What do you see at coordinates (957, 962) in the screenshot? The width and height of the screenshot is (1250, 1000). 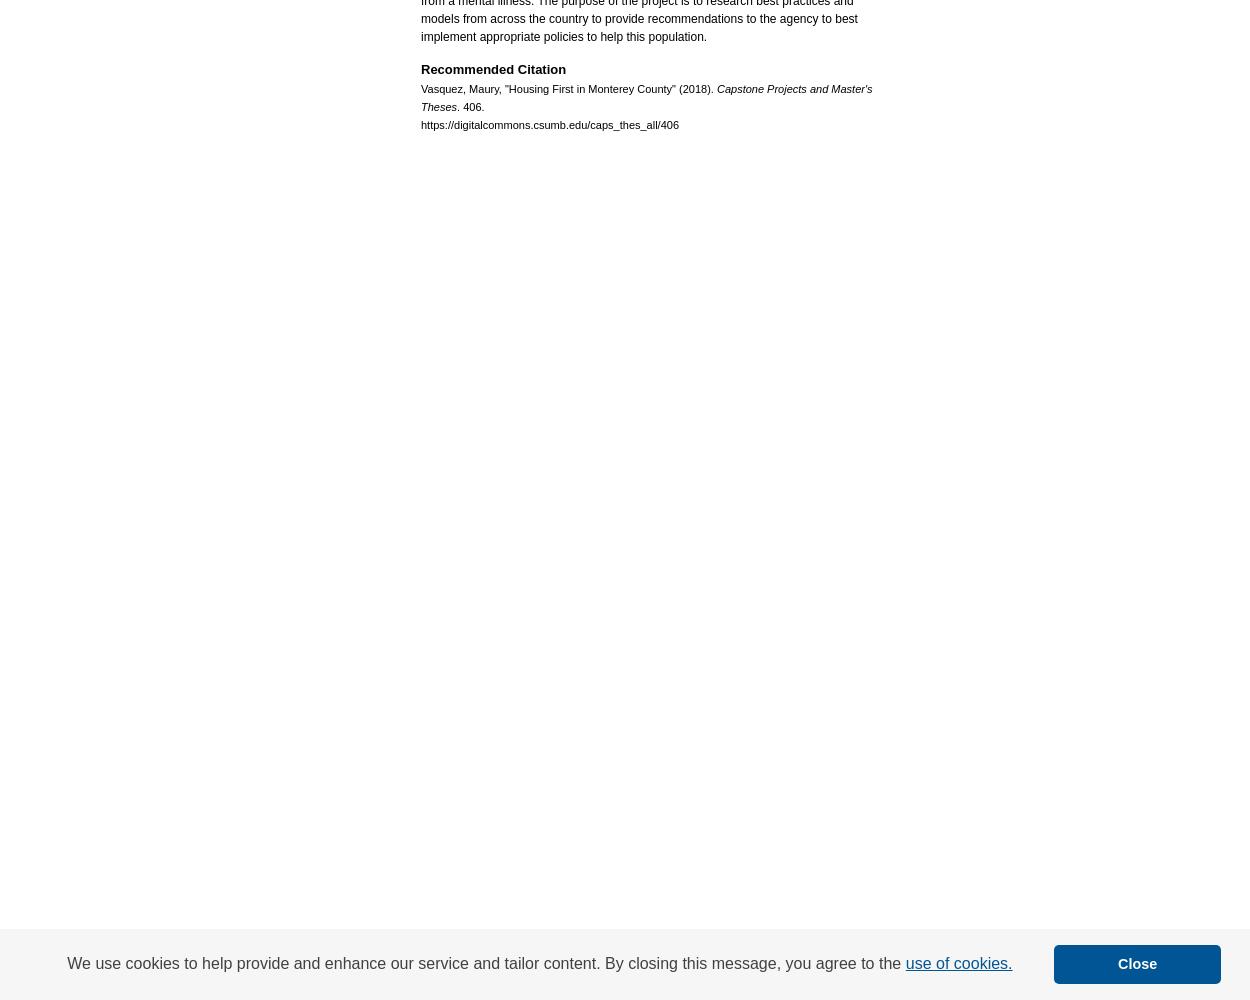 I see `'use of cookies.'` at bounding box center [957, 962].